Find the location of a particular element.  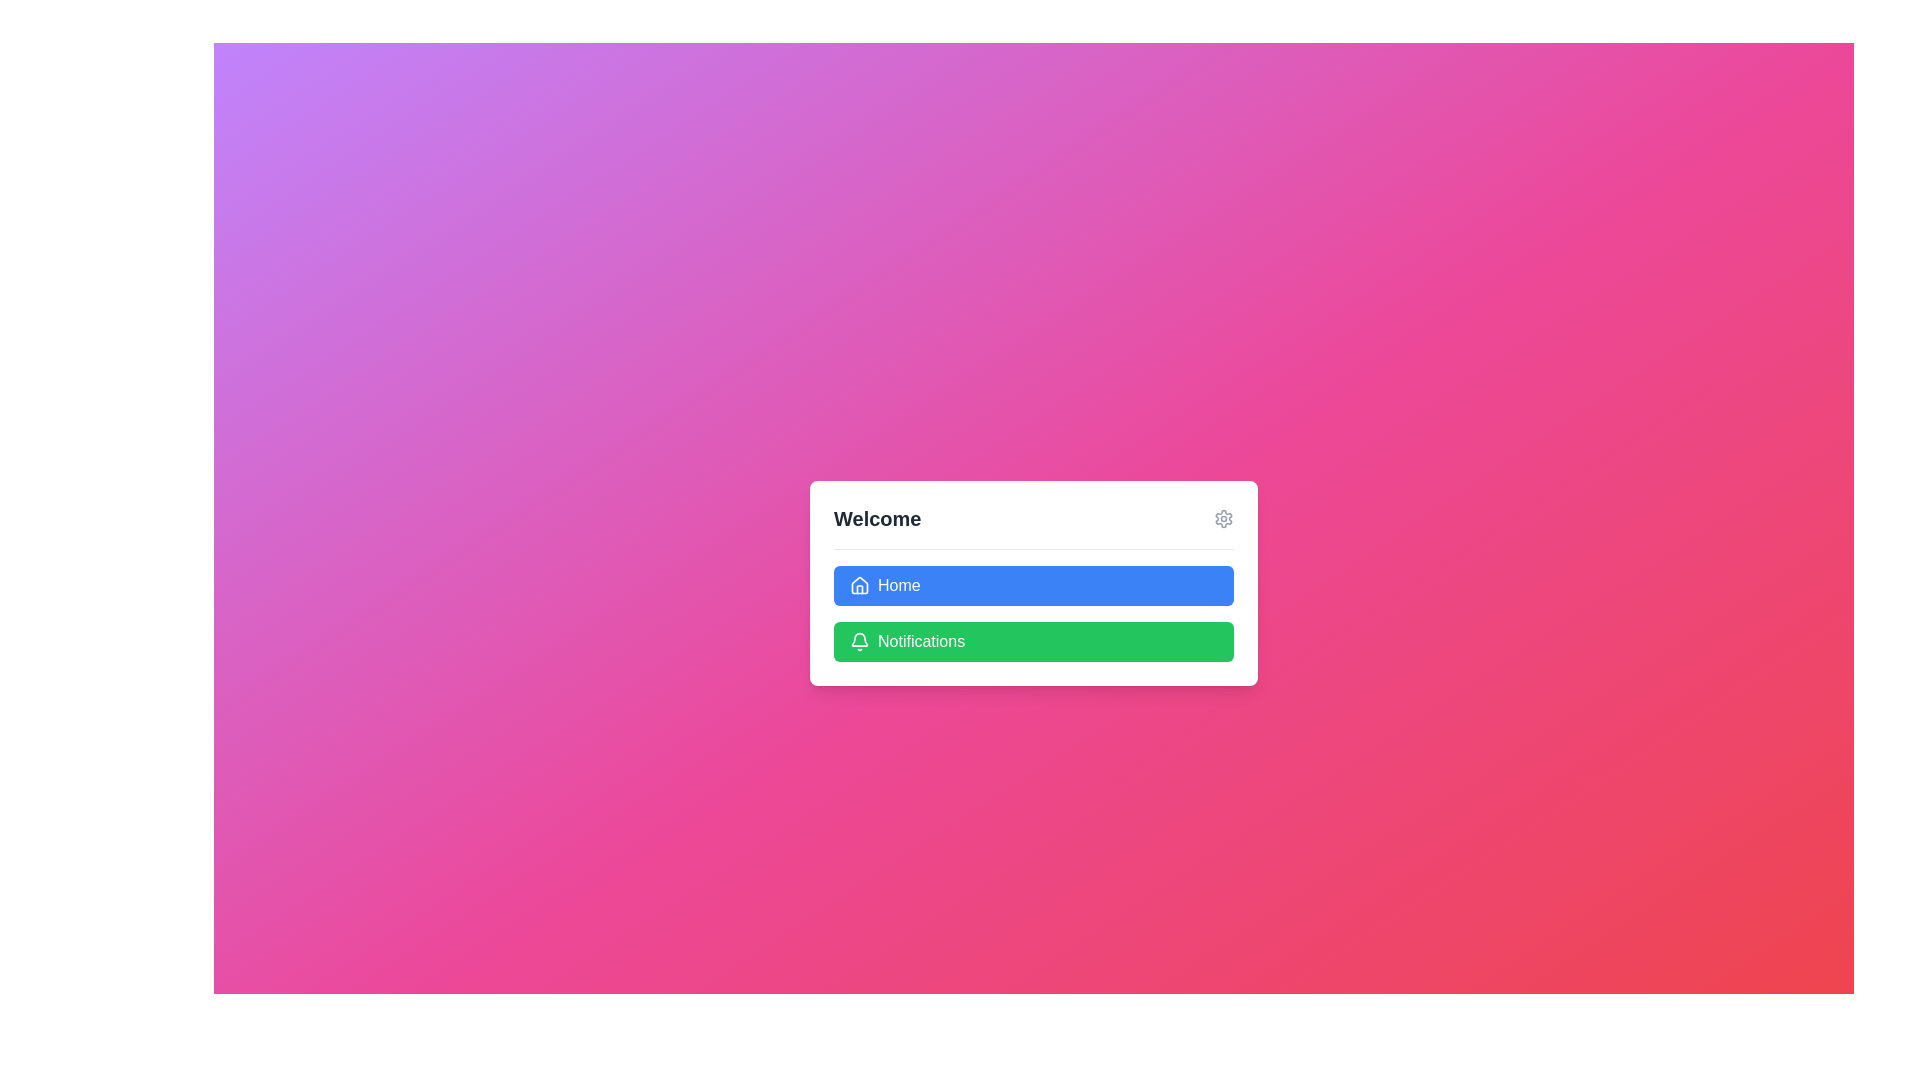

the house-shaped icon within the blue background of the 'Home' navigation button is located at coordinates (859, 585).